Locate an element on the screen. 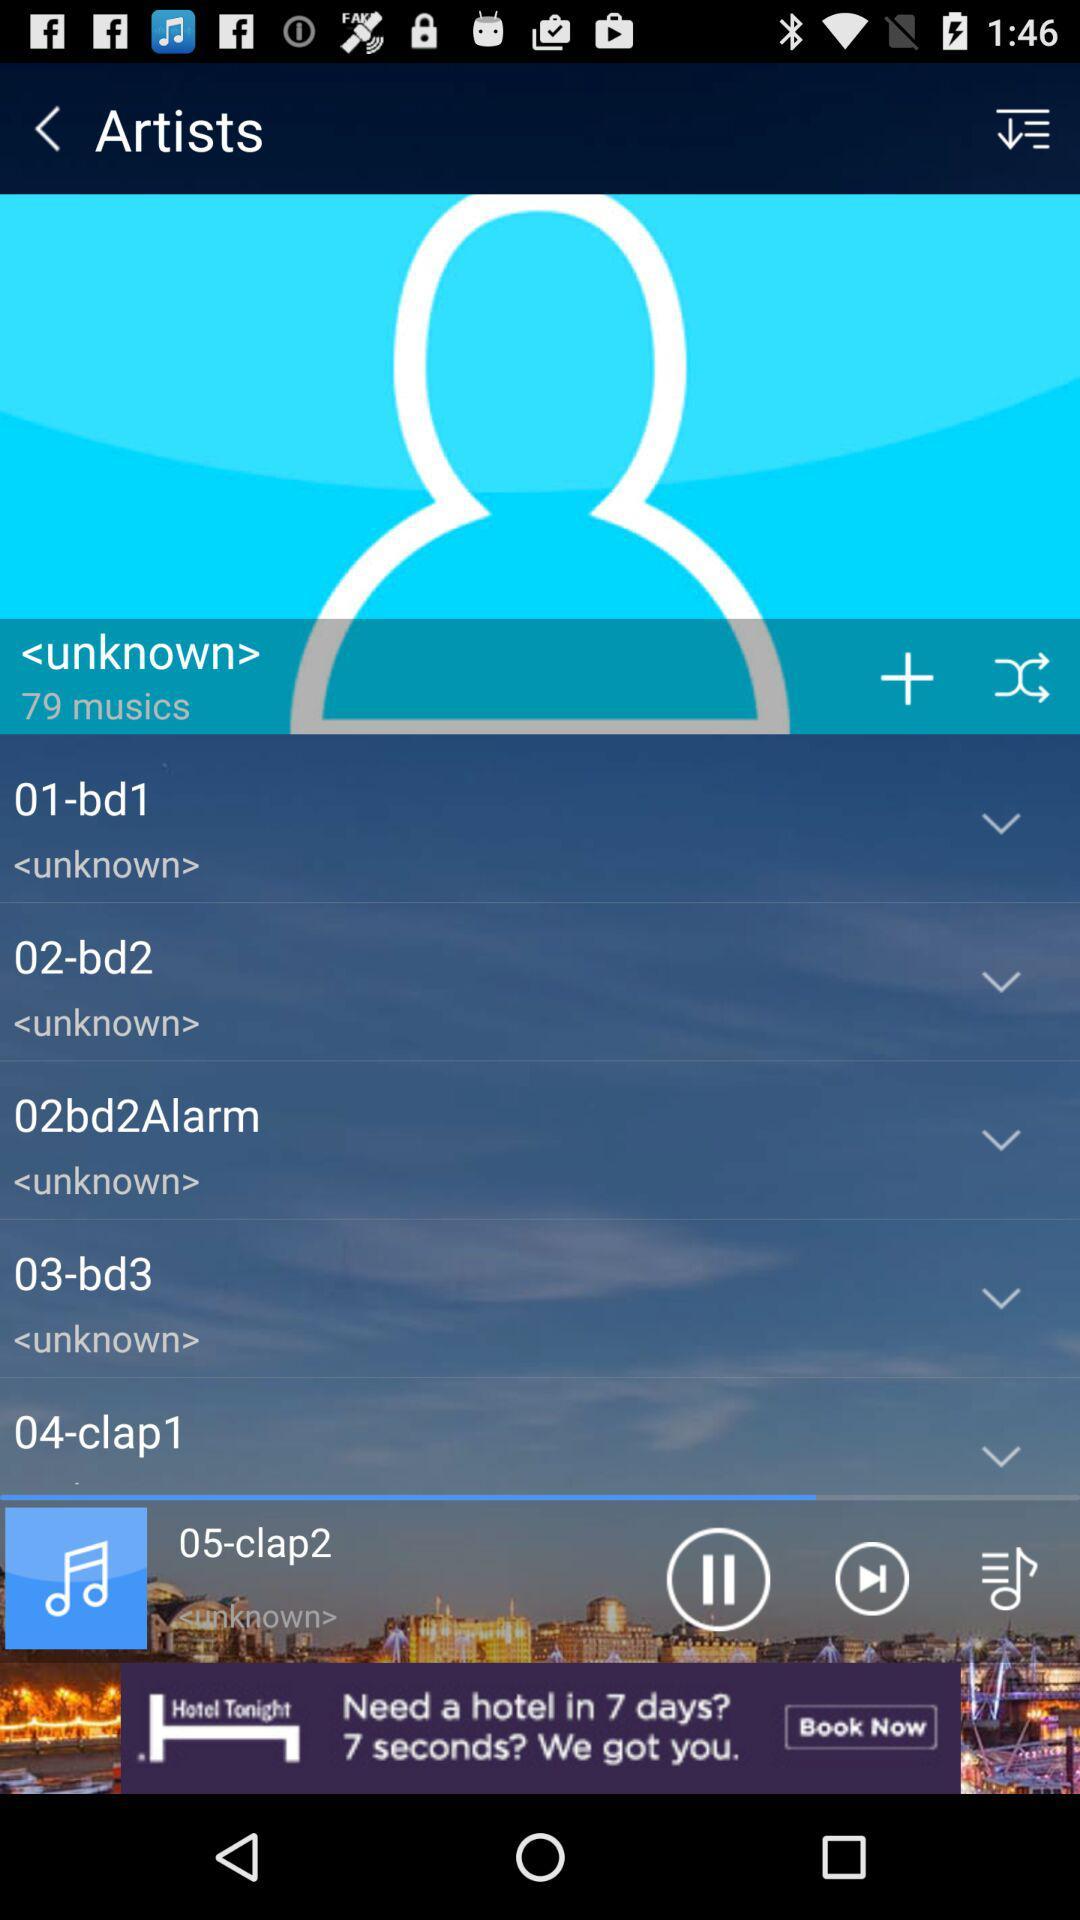 Image resolution: width=1080 pixels, height=1920 pixels. the 04-clap1 app is located at coordinates (467, 1429).